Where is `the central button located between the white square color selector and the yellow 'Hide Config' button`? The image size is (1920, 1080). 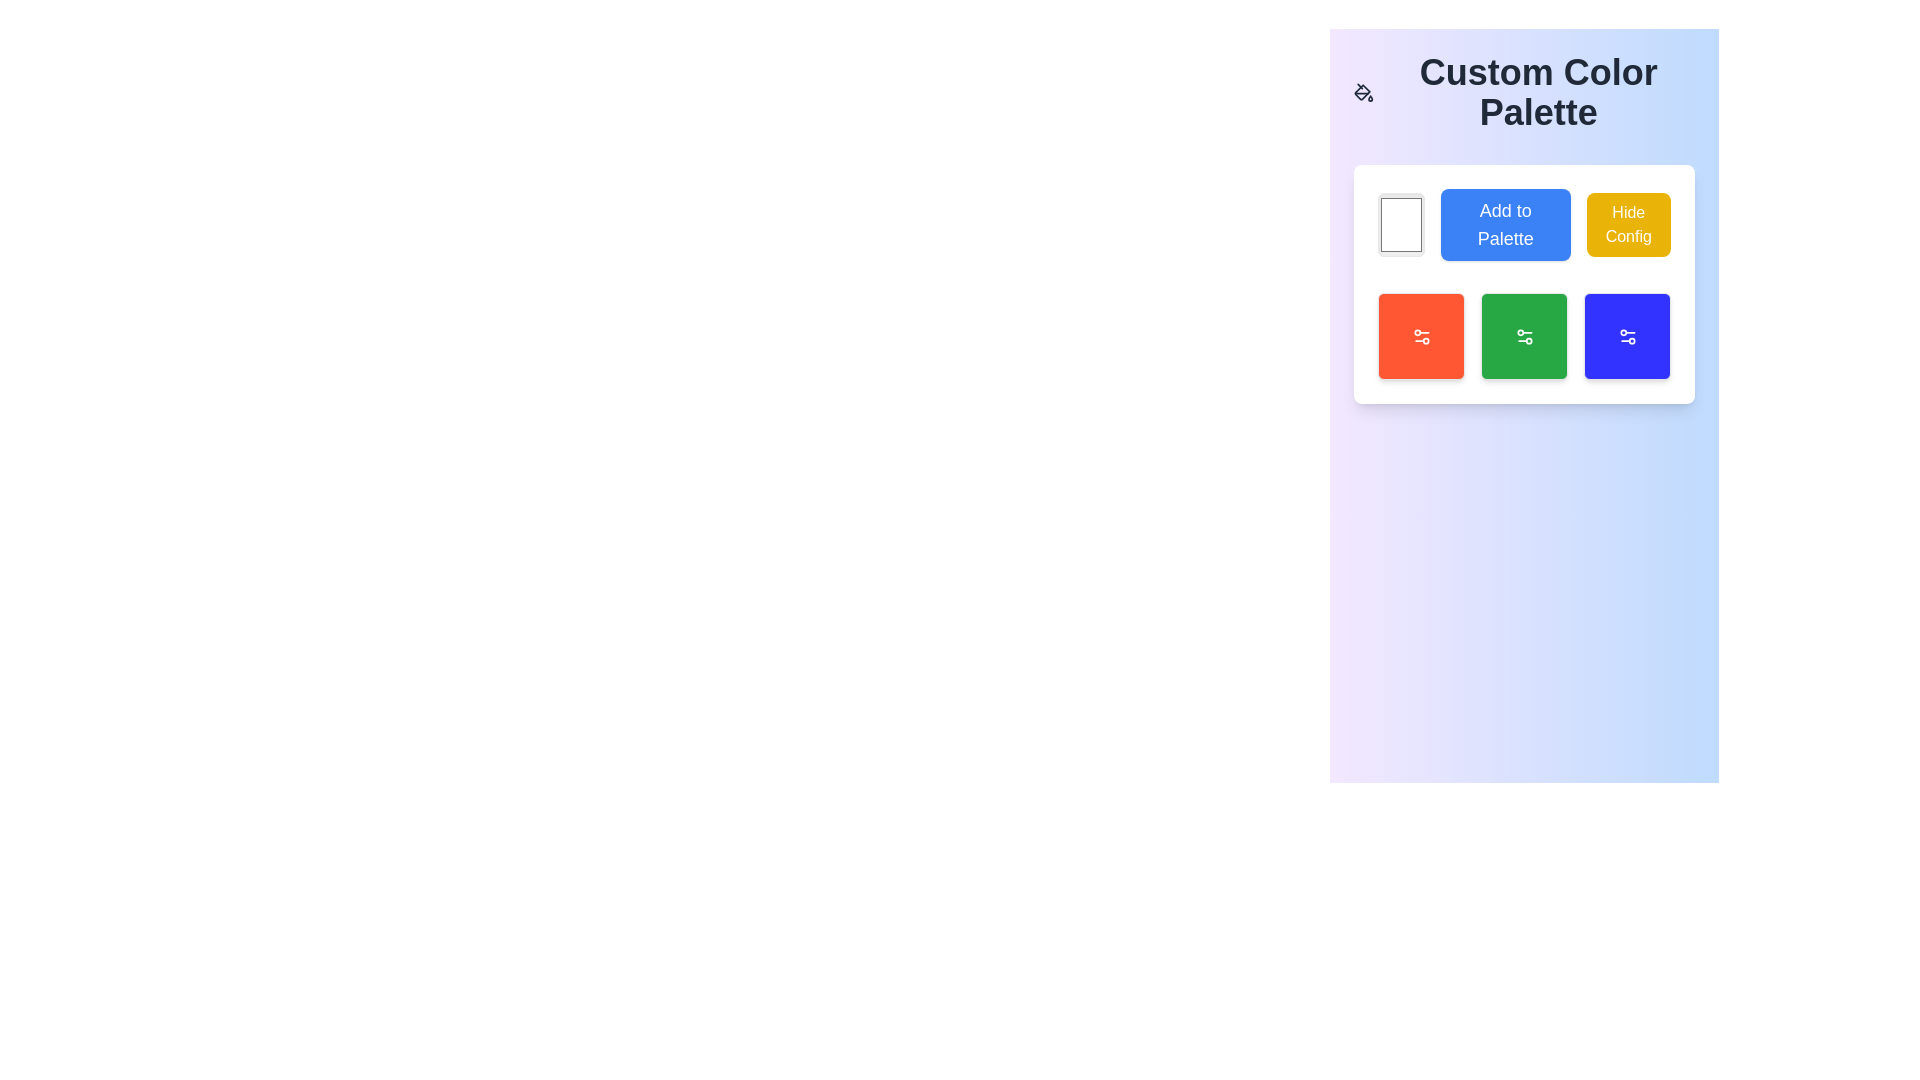
the central button located between the white square color selector and the yellow 'Hide Config' button is located at coordinates (1505, 224).